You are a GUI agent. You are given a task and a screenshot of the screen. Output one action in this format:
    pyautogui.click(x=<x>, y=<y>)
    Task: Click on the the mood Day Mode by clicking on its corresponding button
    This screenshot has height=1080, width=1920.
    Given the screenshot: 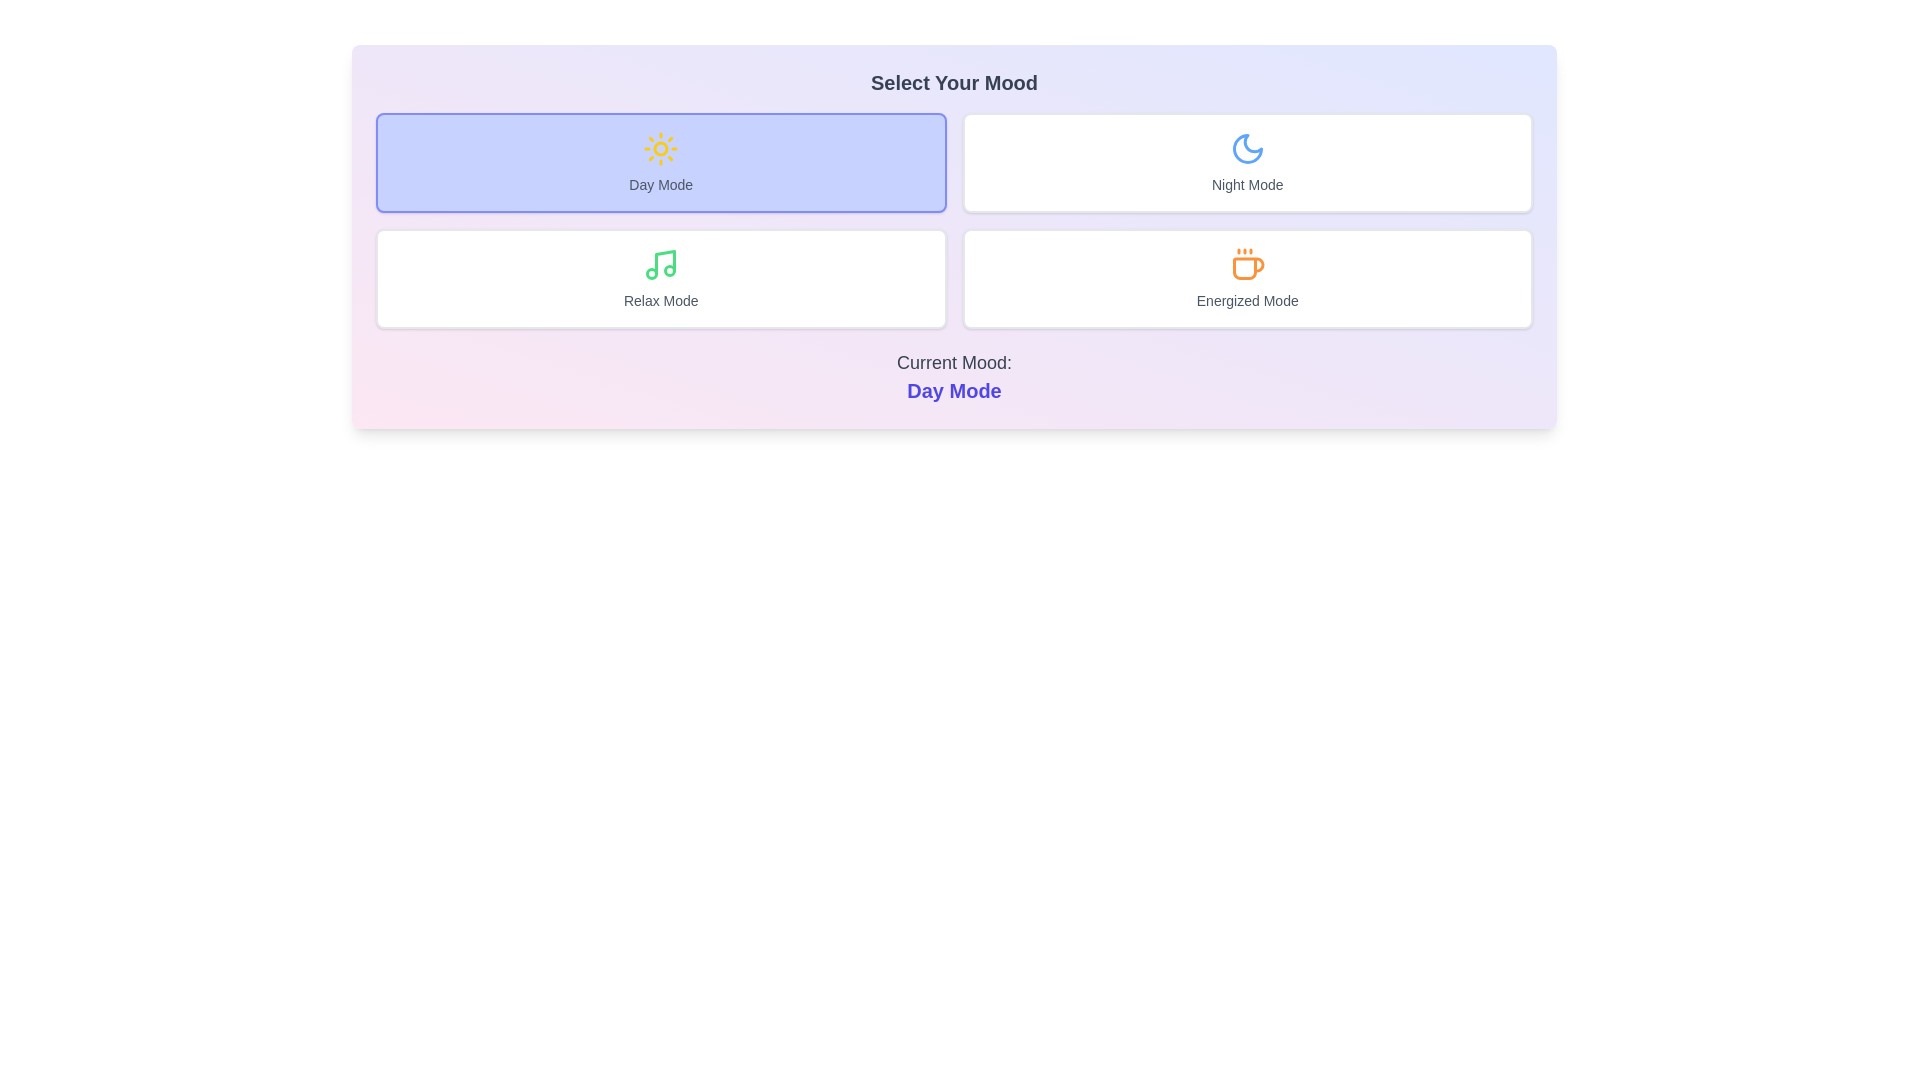 What is the action you would take?
    pyautogui.click(x=661, y=161)
    